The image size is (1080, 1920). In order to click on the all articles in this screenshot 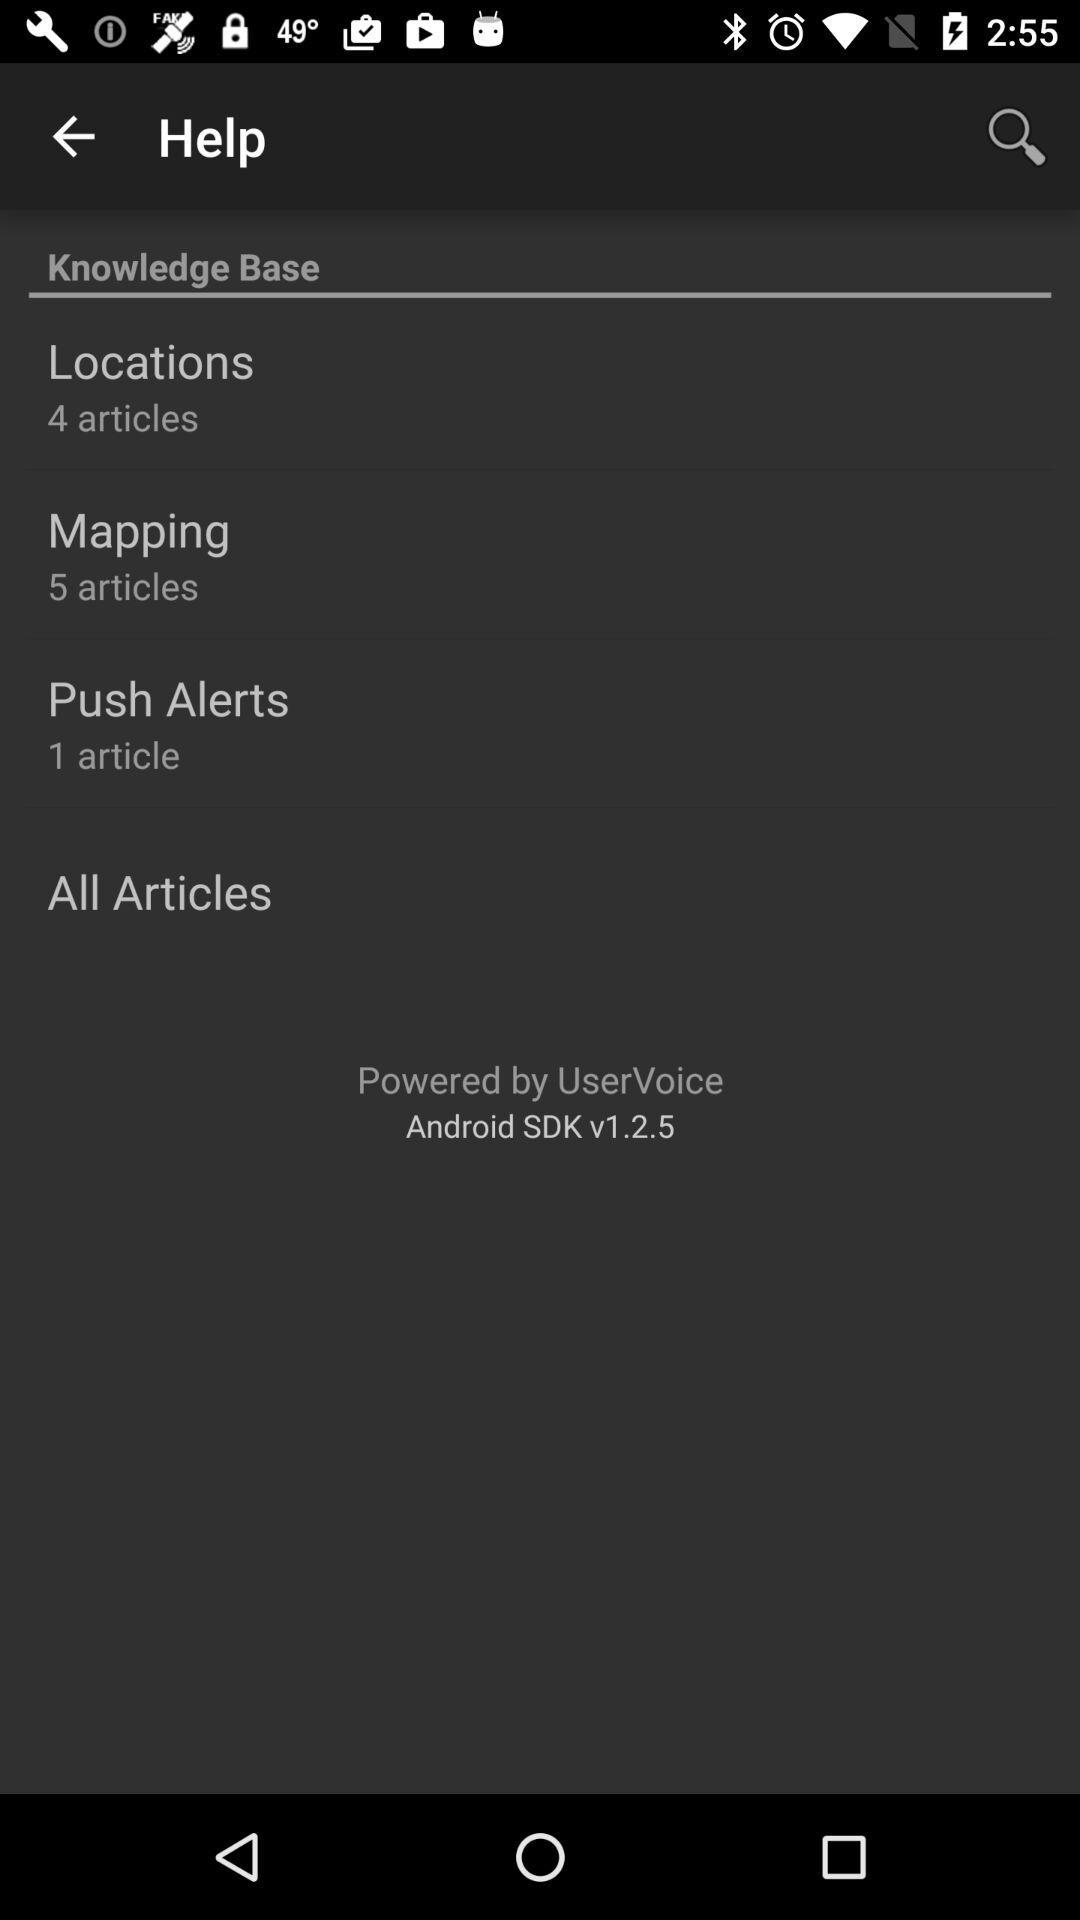, I will do `click(158, 890)`.